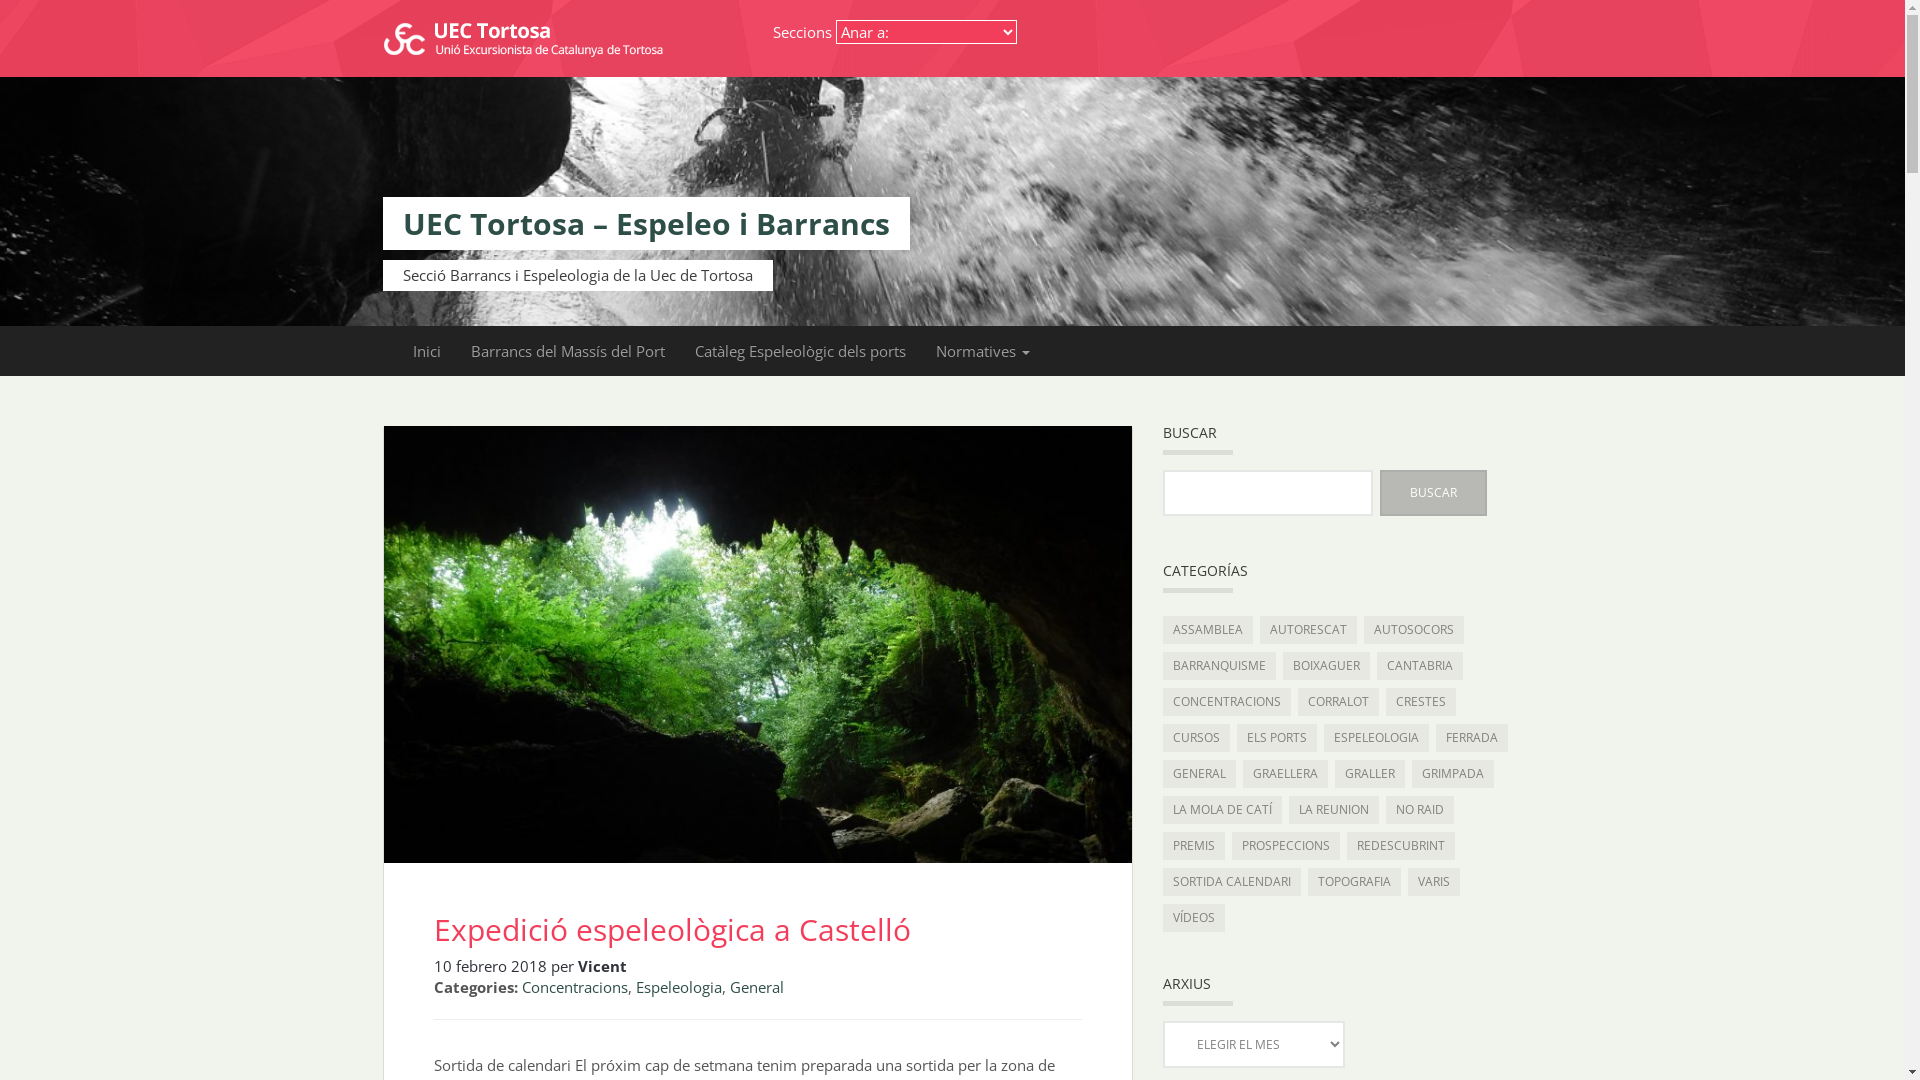 This screenshot has width=1920, height=1080. What do you see at coordinates (1281, 666) in the screenshot?
I see `'BOIXAGUER'` at bounding box center [1281, 666].